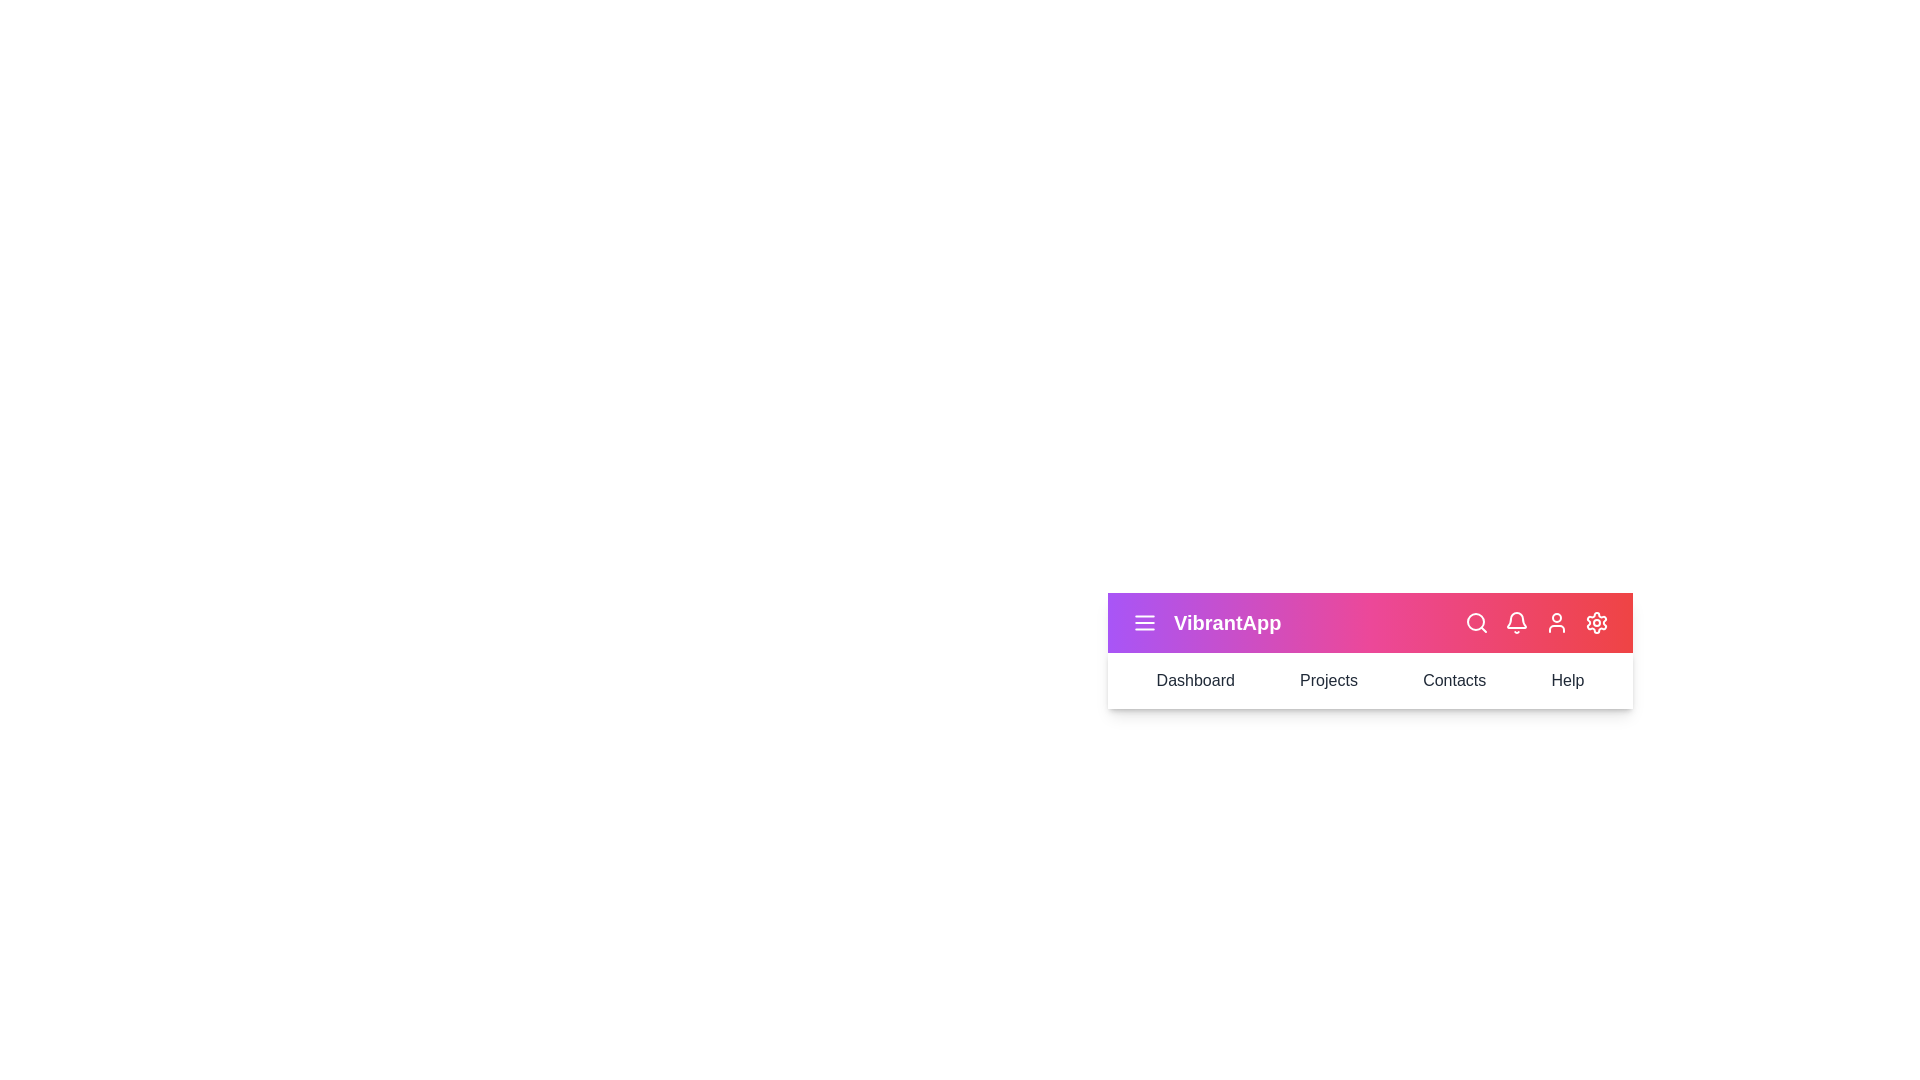 This screenshot has height=1080, width=1920. Describe the element at coordinates (1454, 680) in the screenshot. I see `the menu option labeled Contacts` at that location.